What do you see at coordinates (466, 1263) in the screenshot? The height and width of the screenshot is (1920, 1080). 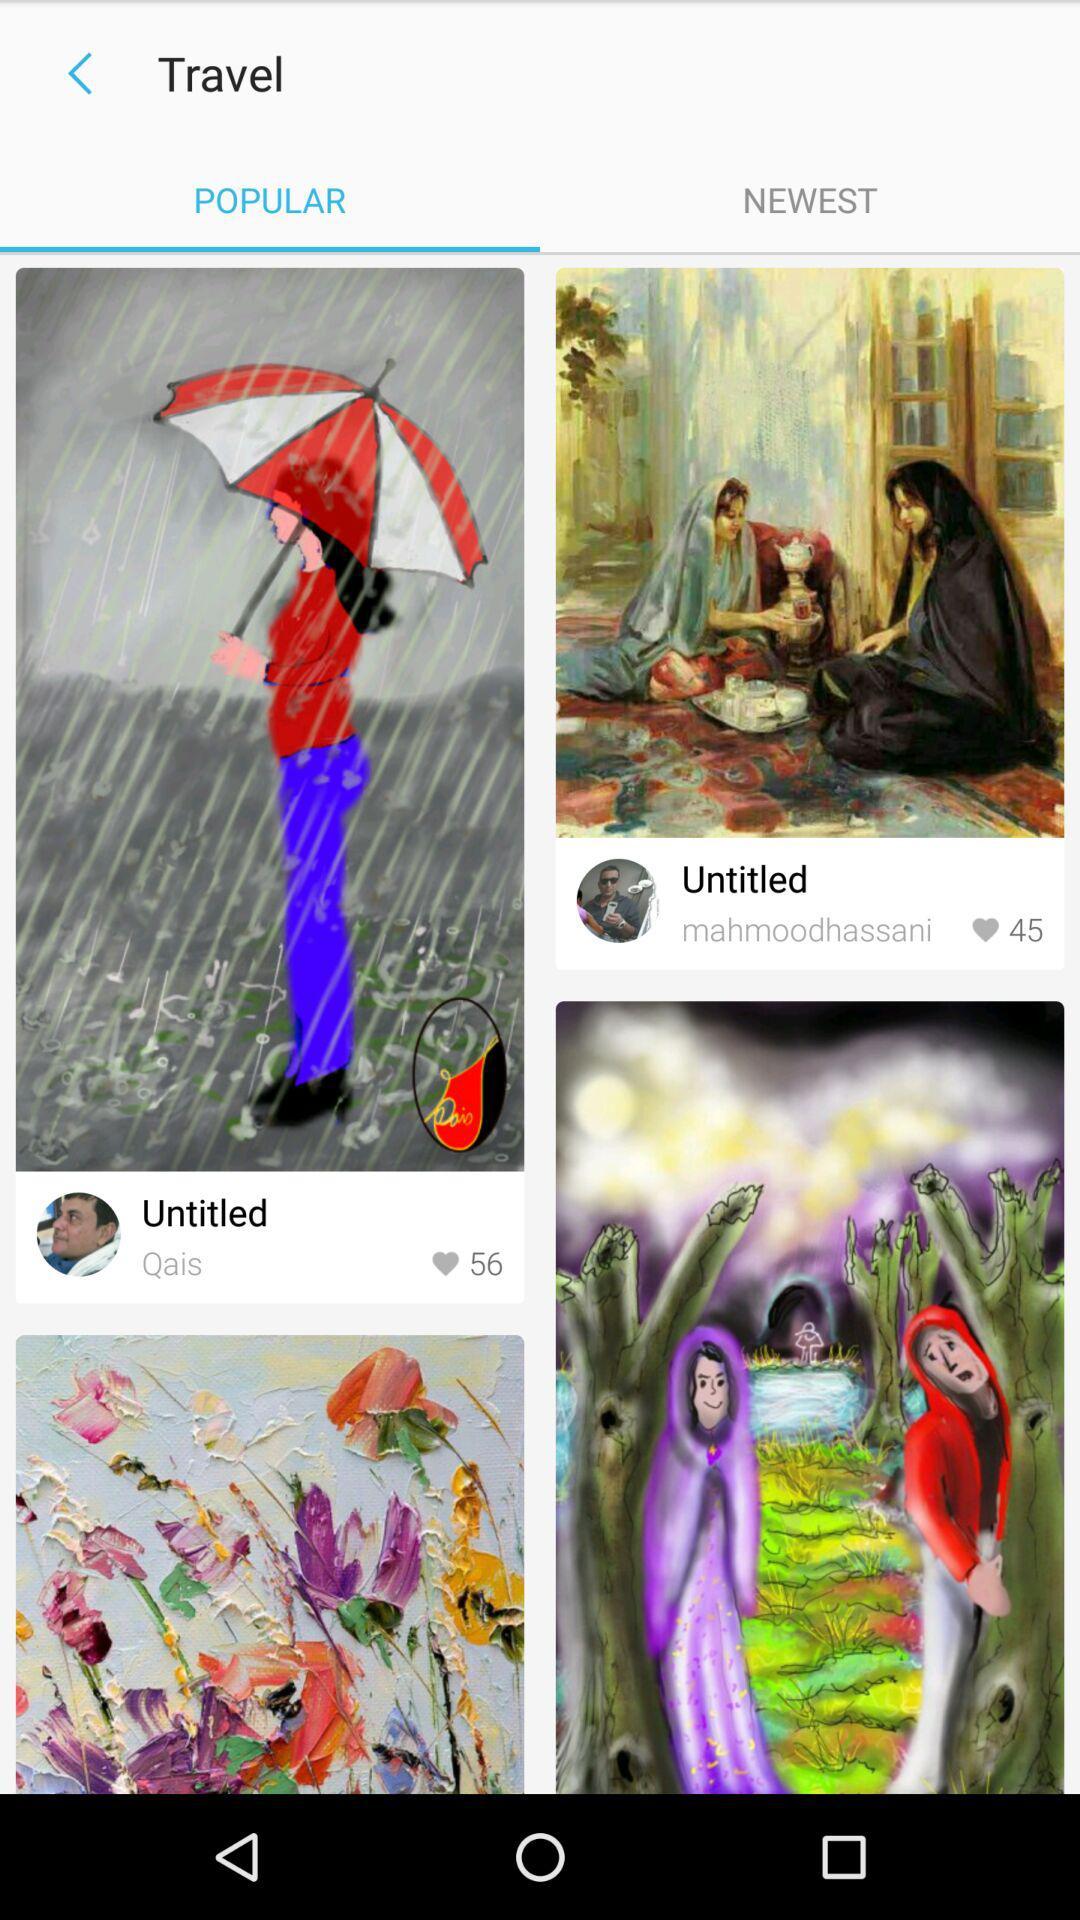 I see `the 56 icon` at bounding box center [466, 1263].